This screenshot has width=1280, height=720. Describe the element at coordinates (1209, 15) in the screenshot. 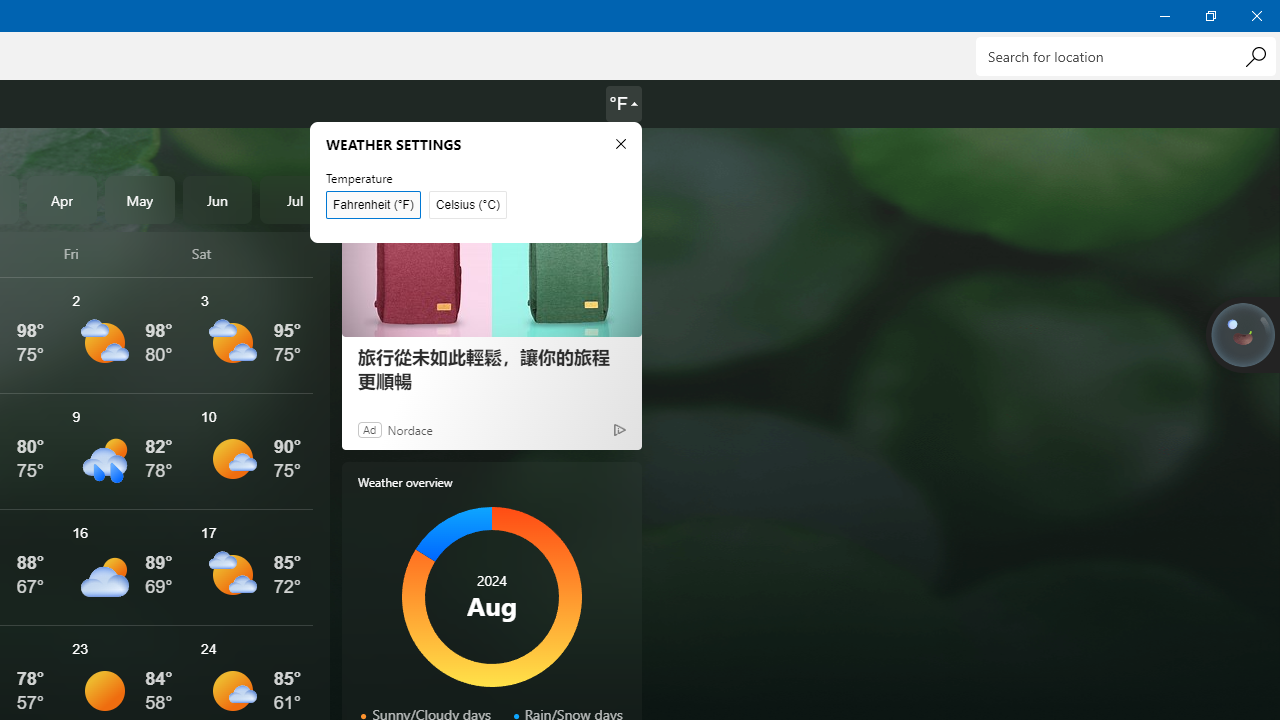

I see `'Restore Weather'` at that location.